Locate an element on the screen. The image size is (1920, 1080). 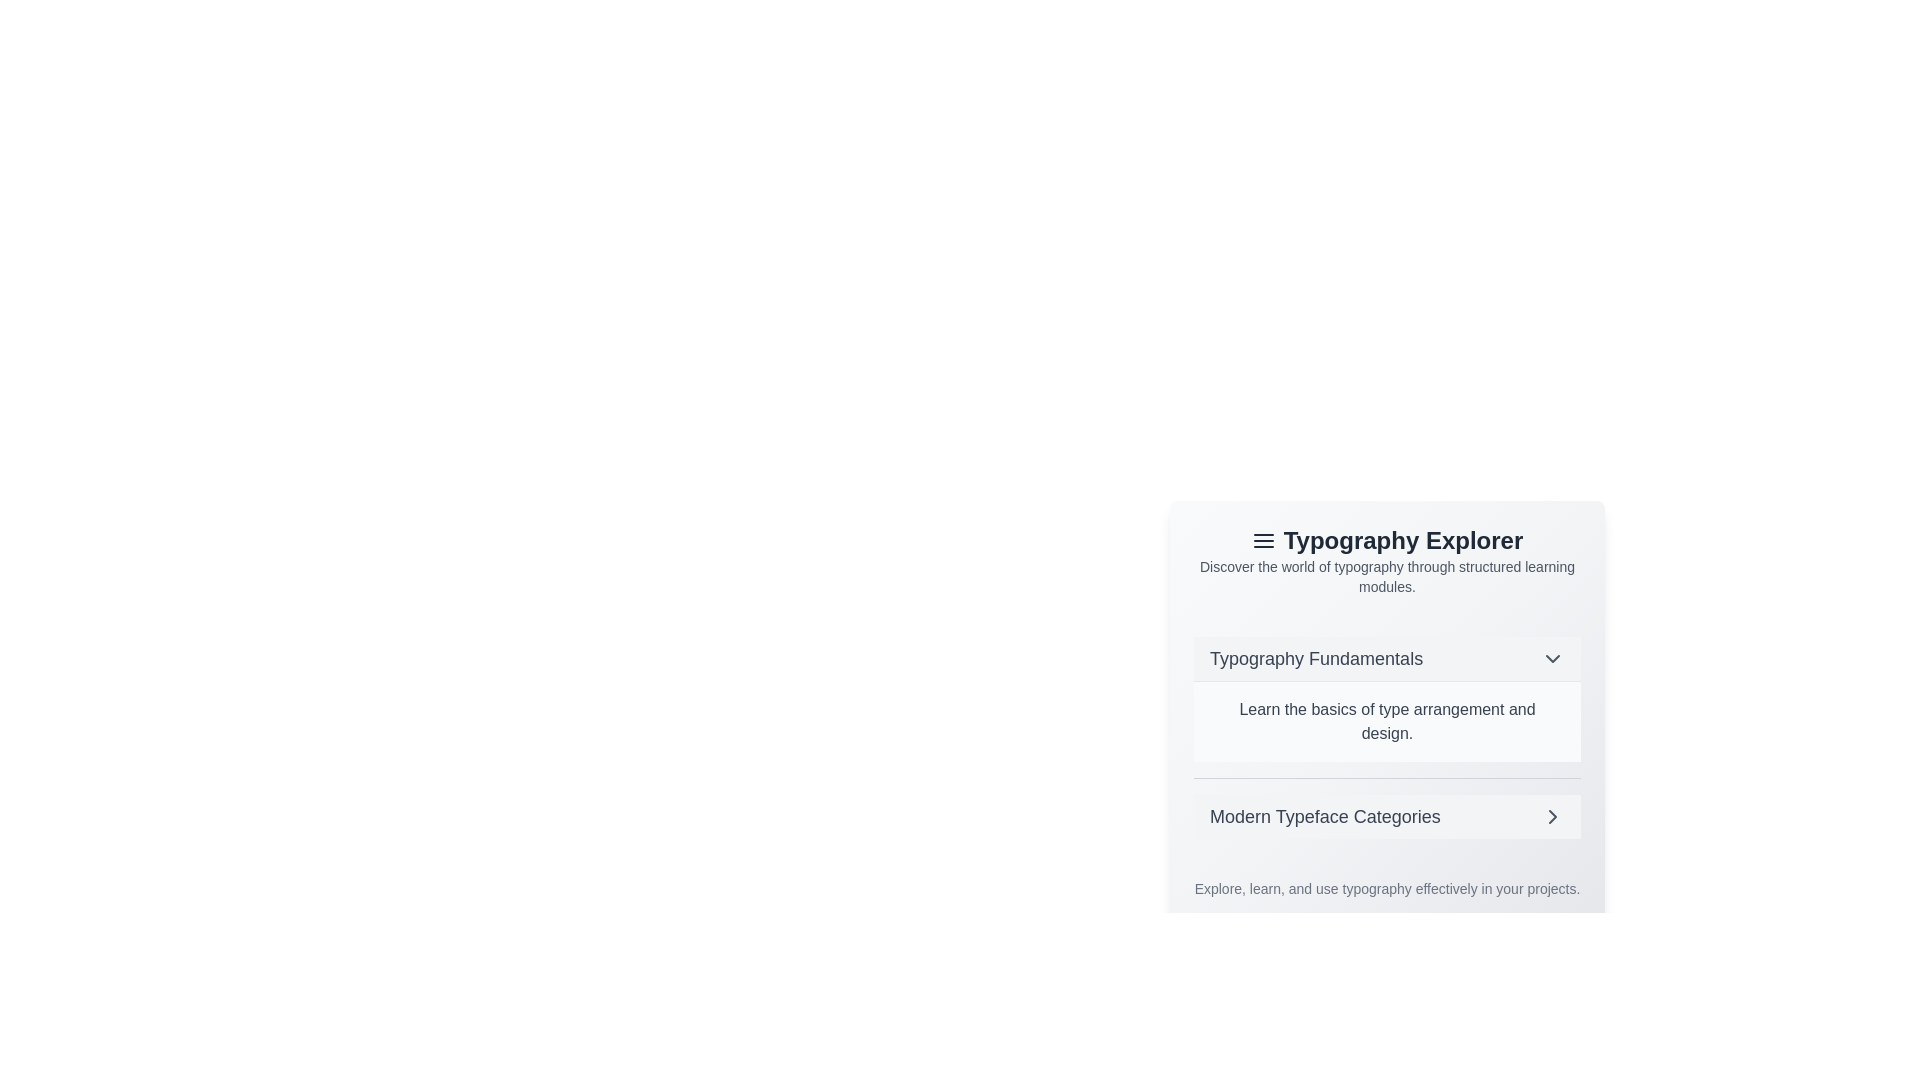
the button labeled 'Modern Typeface Categories' located below 'Typography Fundamentals' in the 'Typography Explorer' module is located at coordinates (1386, 816).